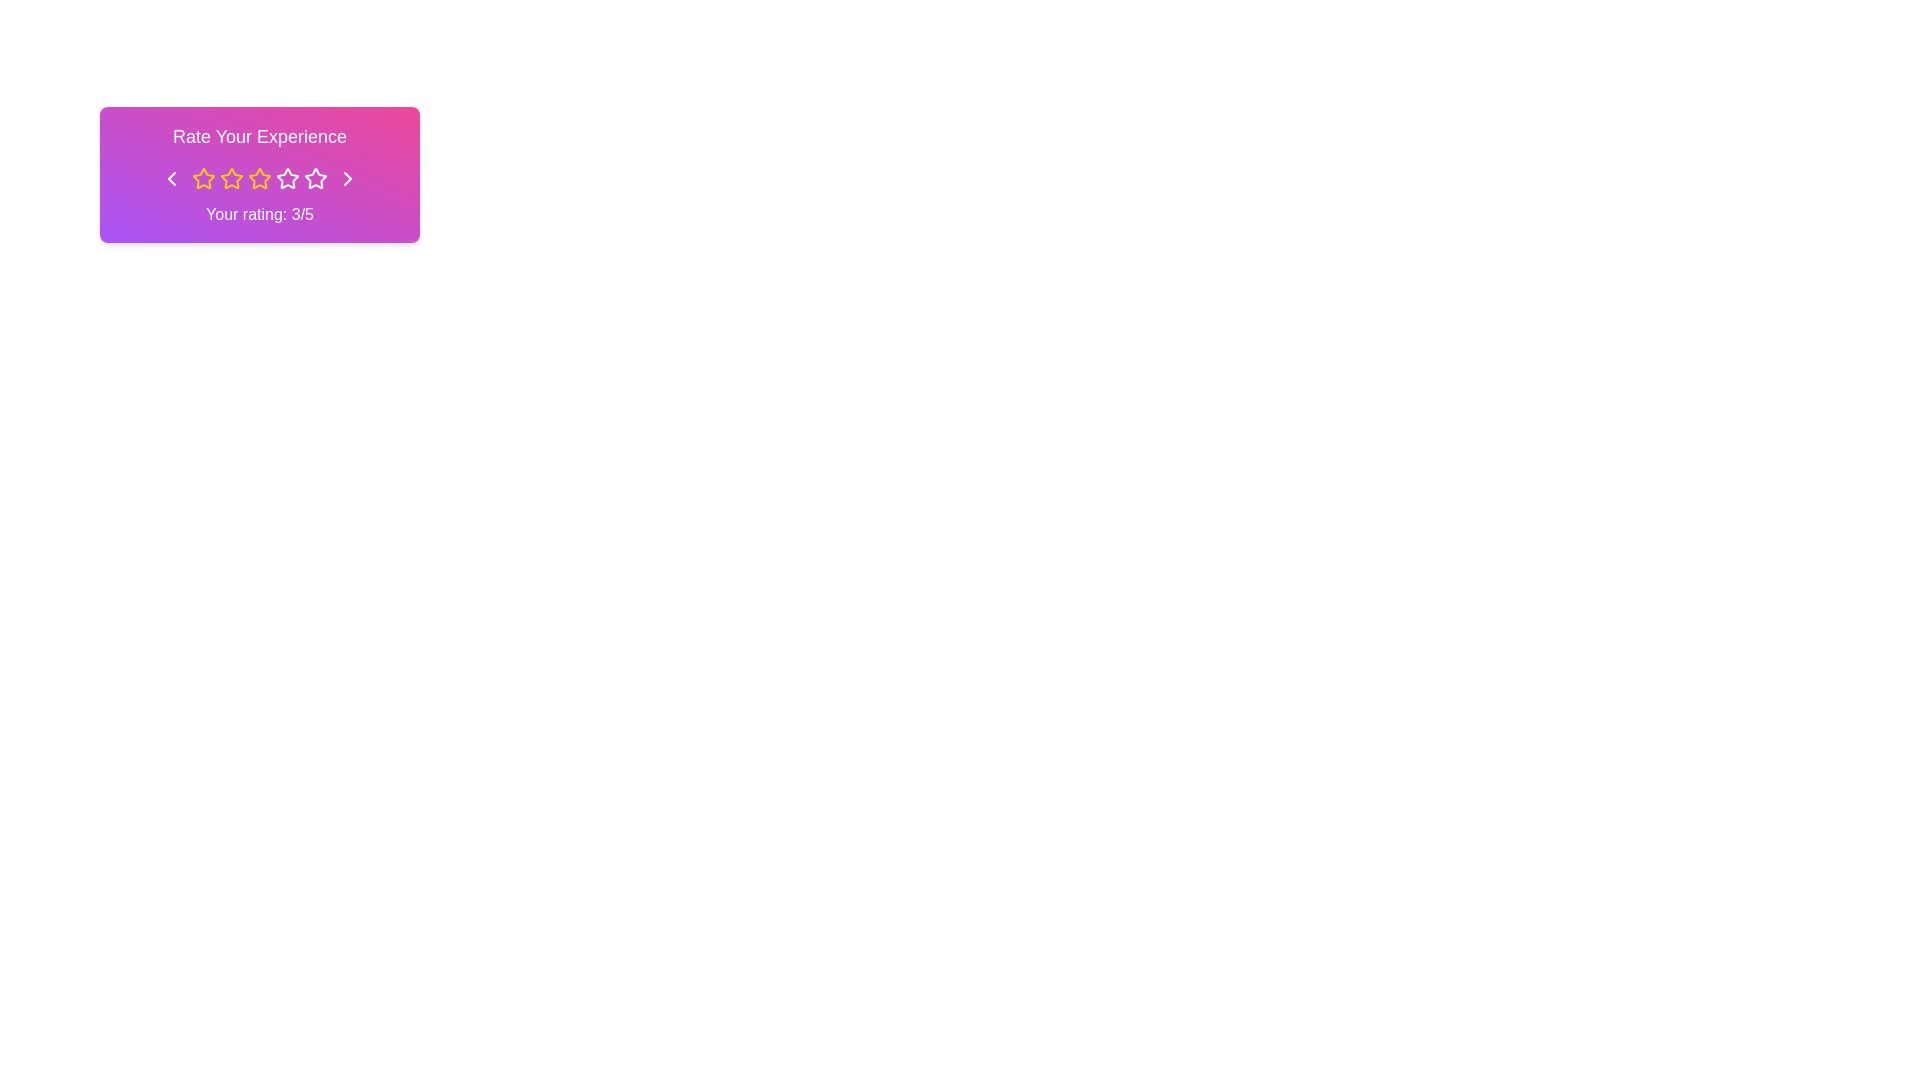 Image resolution: width=1920 pixels, height=1080 pixels. I want to click on the second star icon in the five-star rating system, so click(231, 177).